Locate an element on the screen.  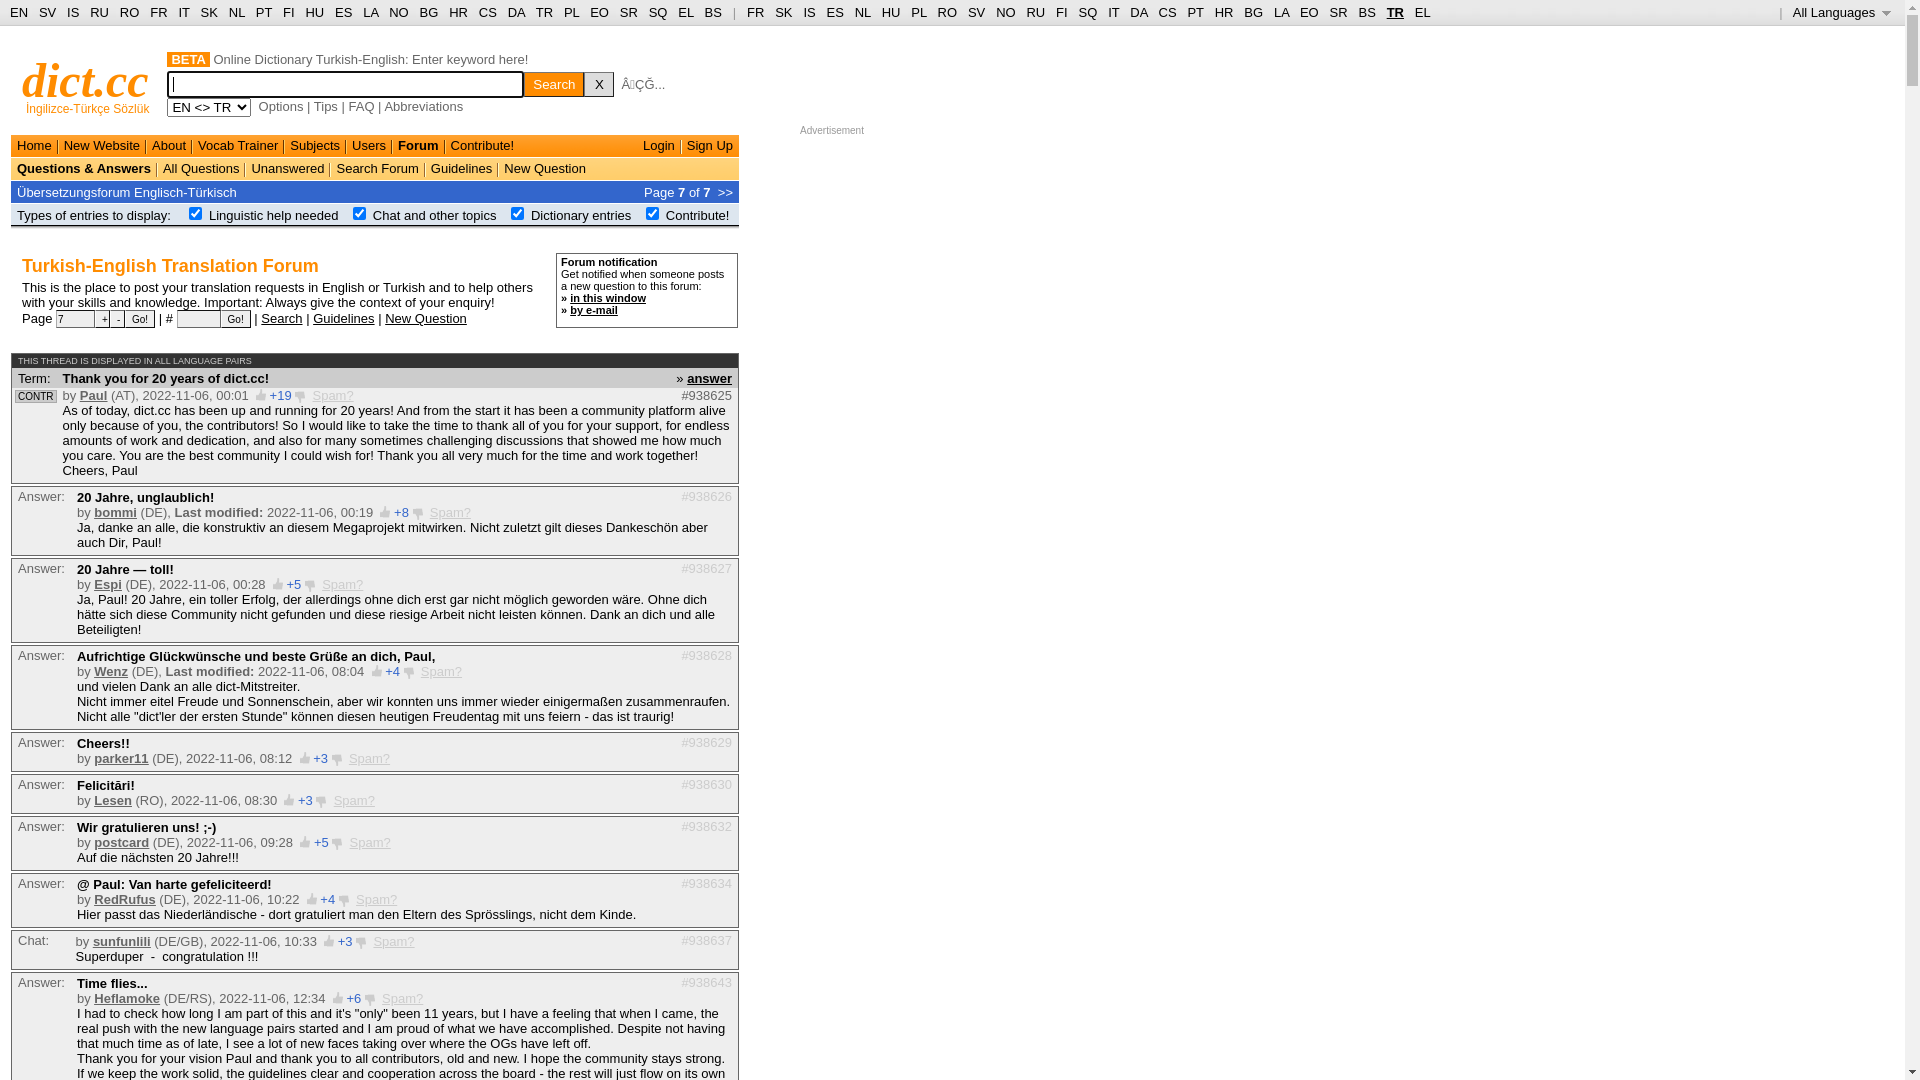
'PL' is located at coordinates (563, 12).